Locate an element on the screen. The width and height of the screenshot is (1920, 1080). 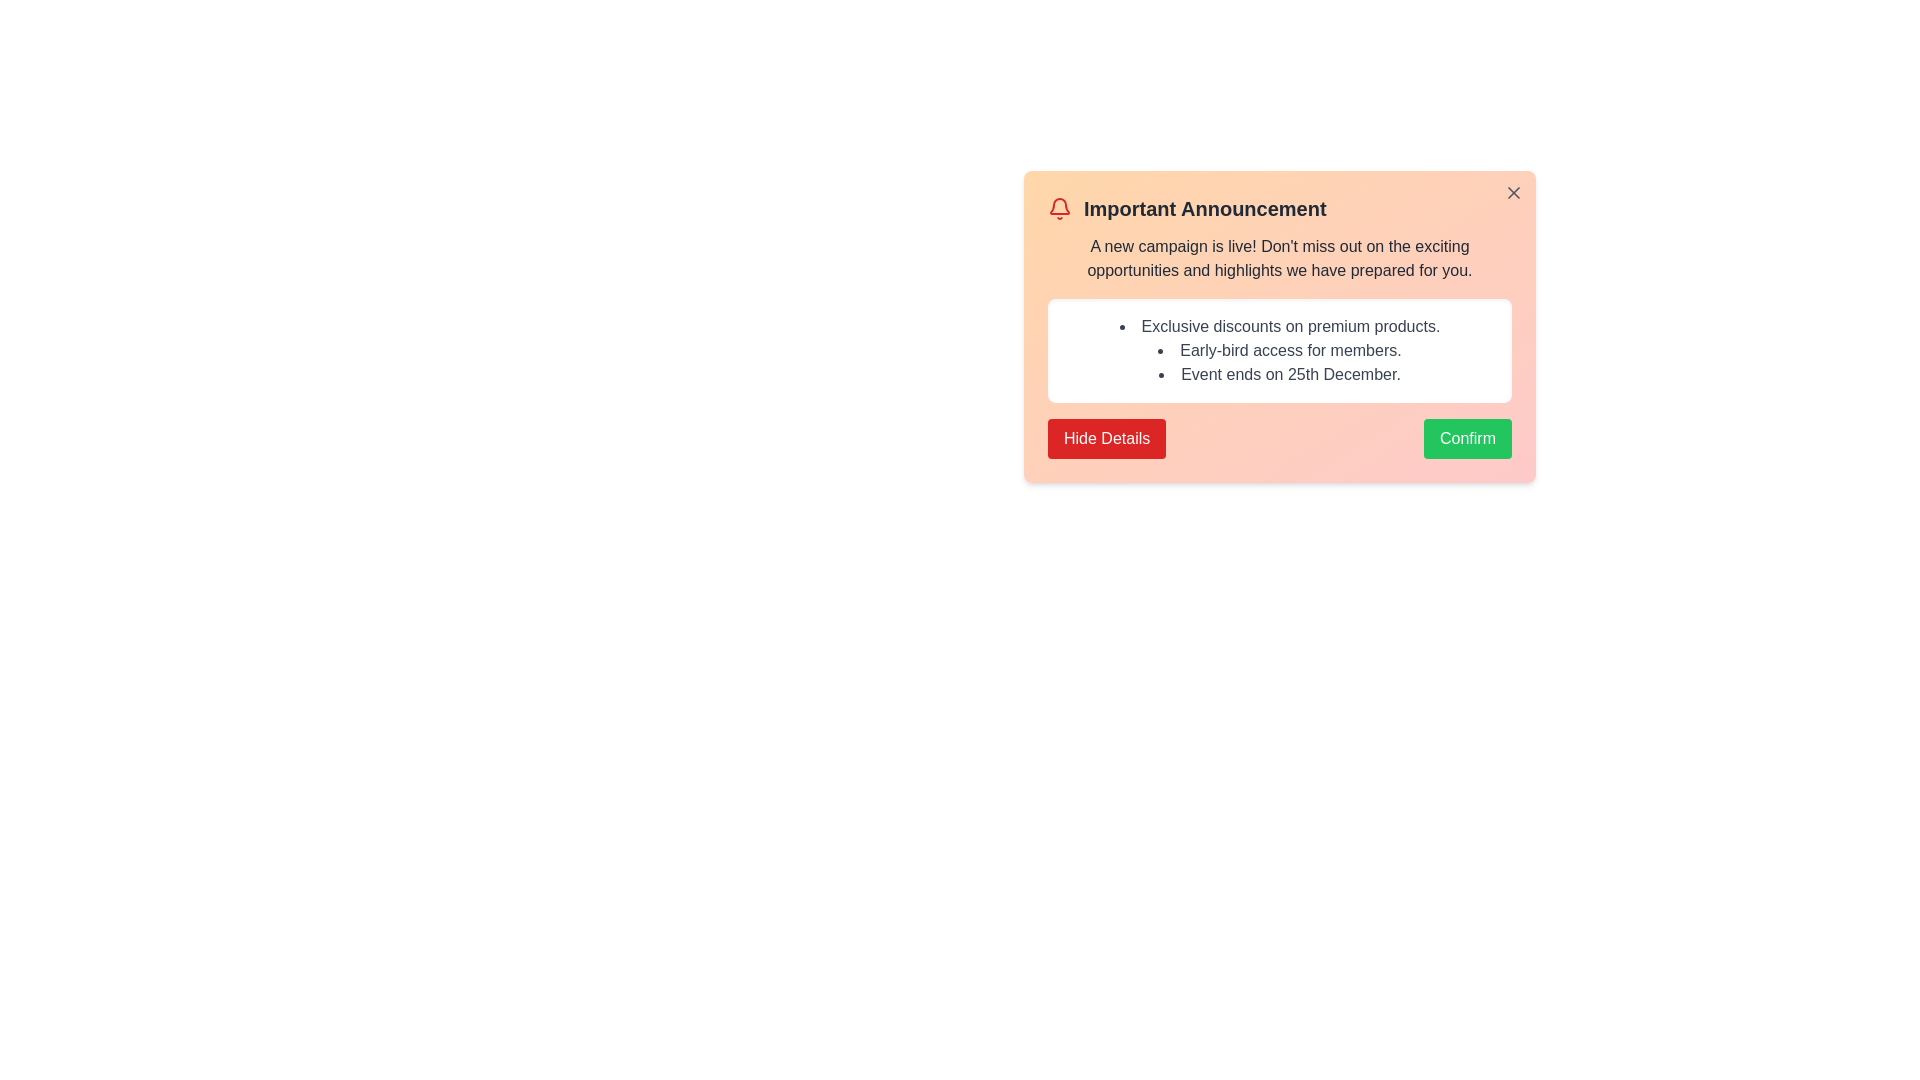
close button in the top-right corner of the alert to dismiss it is located at coordinates (1513, 192).